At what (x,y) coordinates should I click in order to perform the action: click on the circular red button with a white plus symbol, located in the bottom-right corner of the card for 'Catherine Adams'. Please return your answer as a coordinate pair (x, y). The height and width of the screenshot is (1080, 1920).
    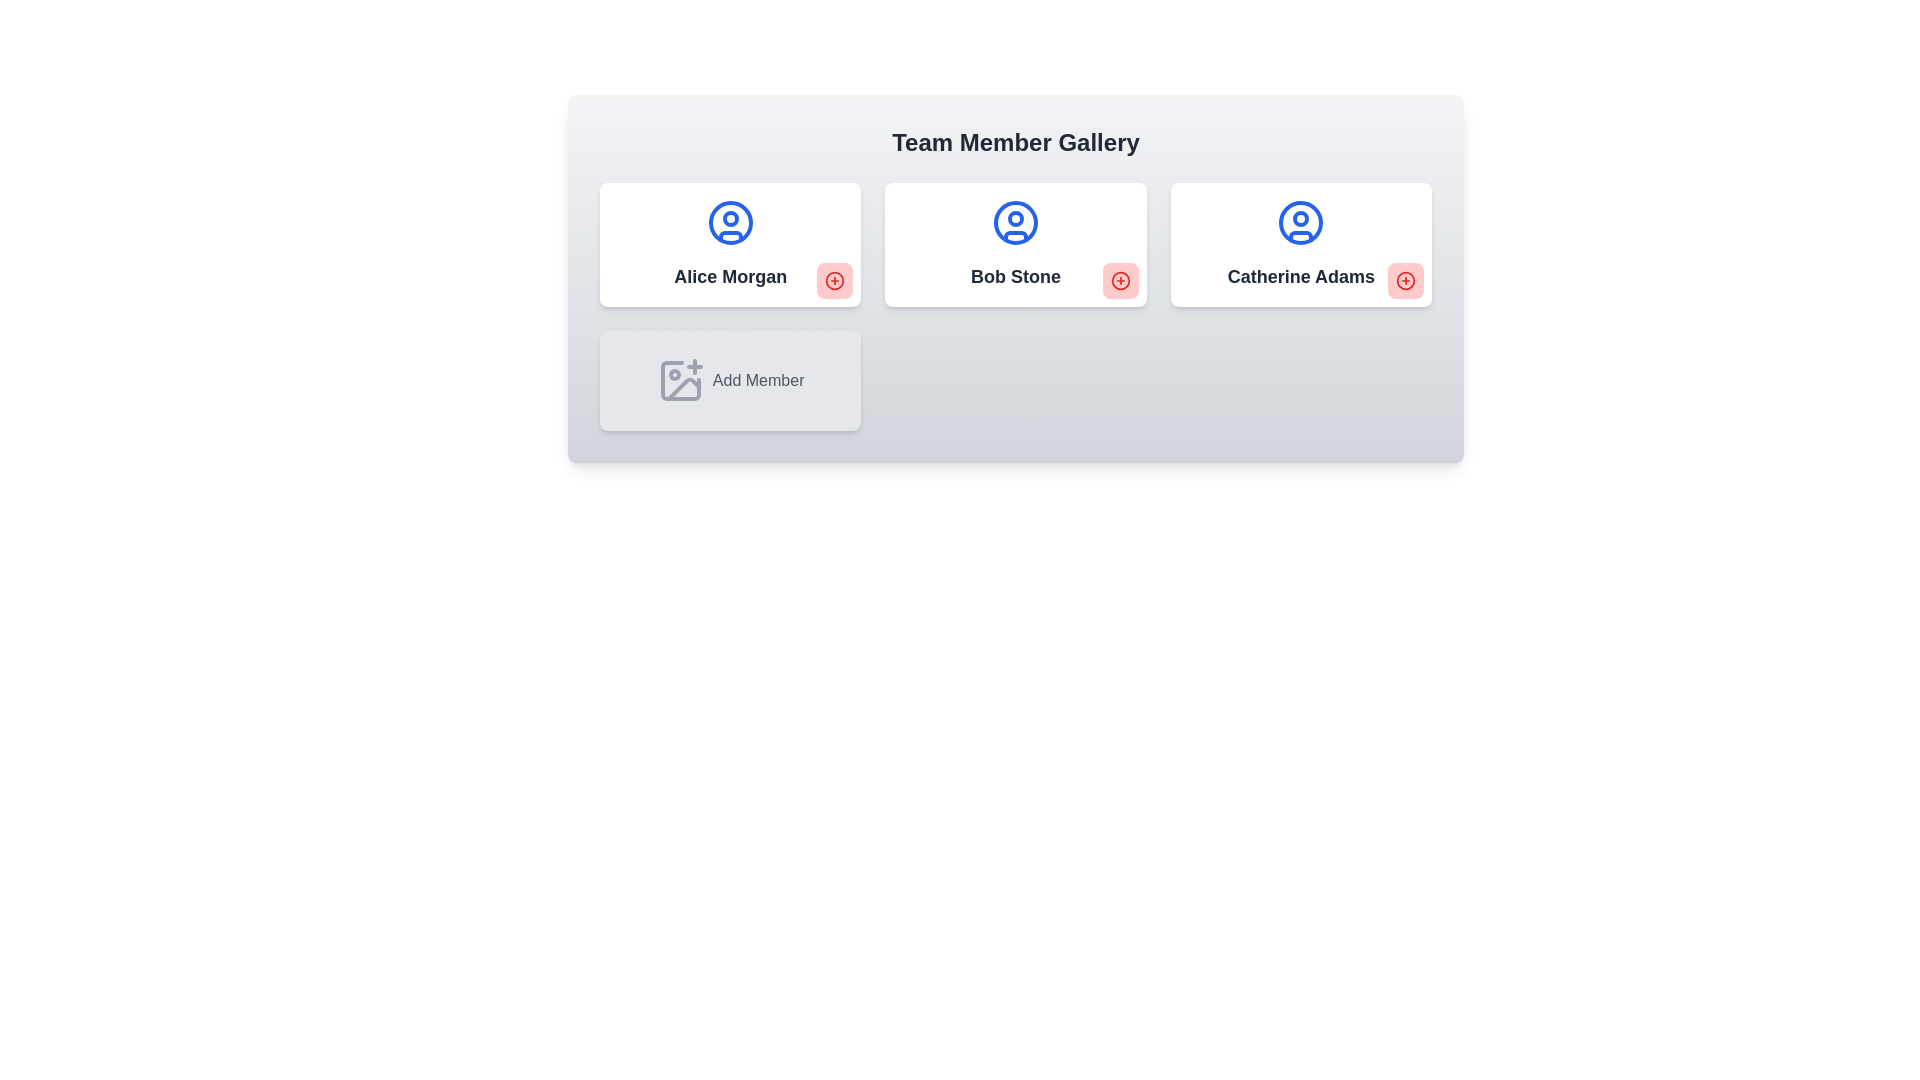
    Looking at the image, I should click on (1405, 281).